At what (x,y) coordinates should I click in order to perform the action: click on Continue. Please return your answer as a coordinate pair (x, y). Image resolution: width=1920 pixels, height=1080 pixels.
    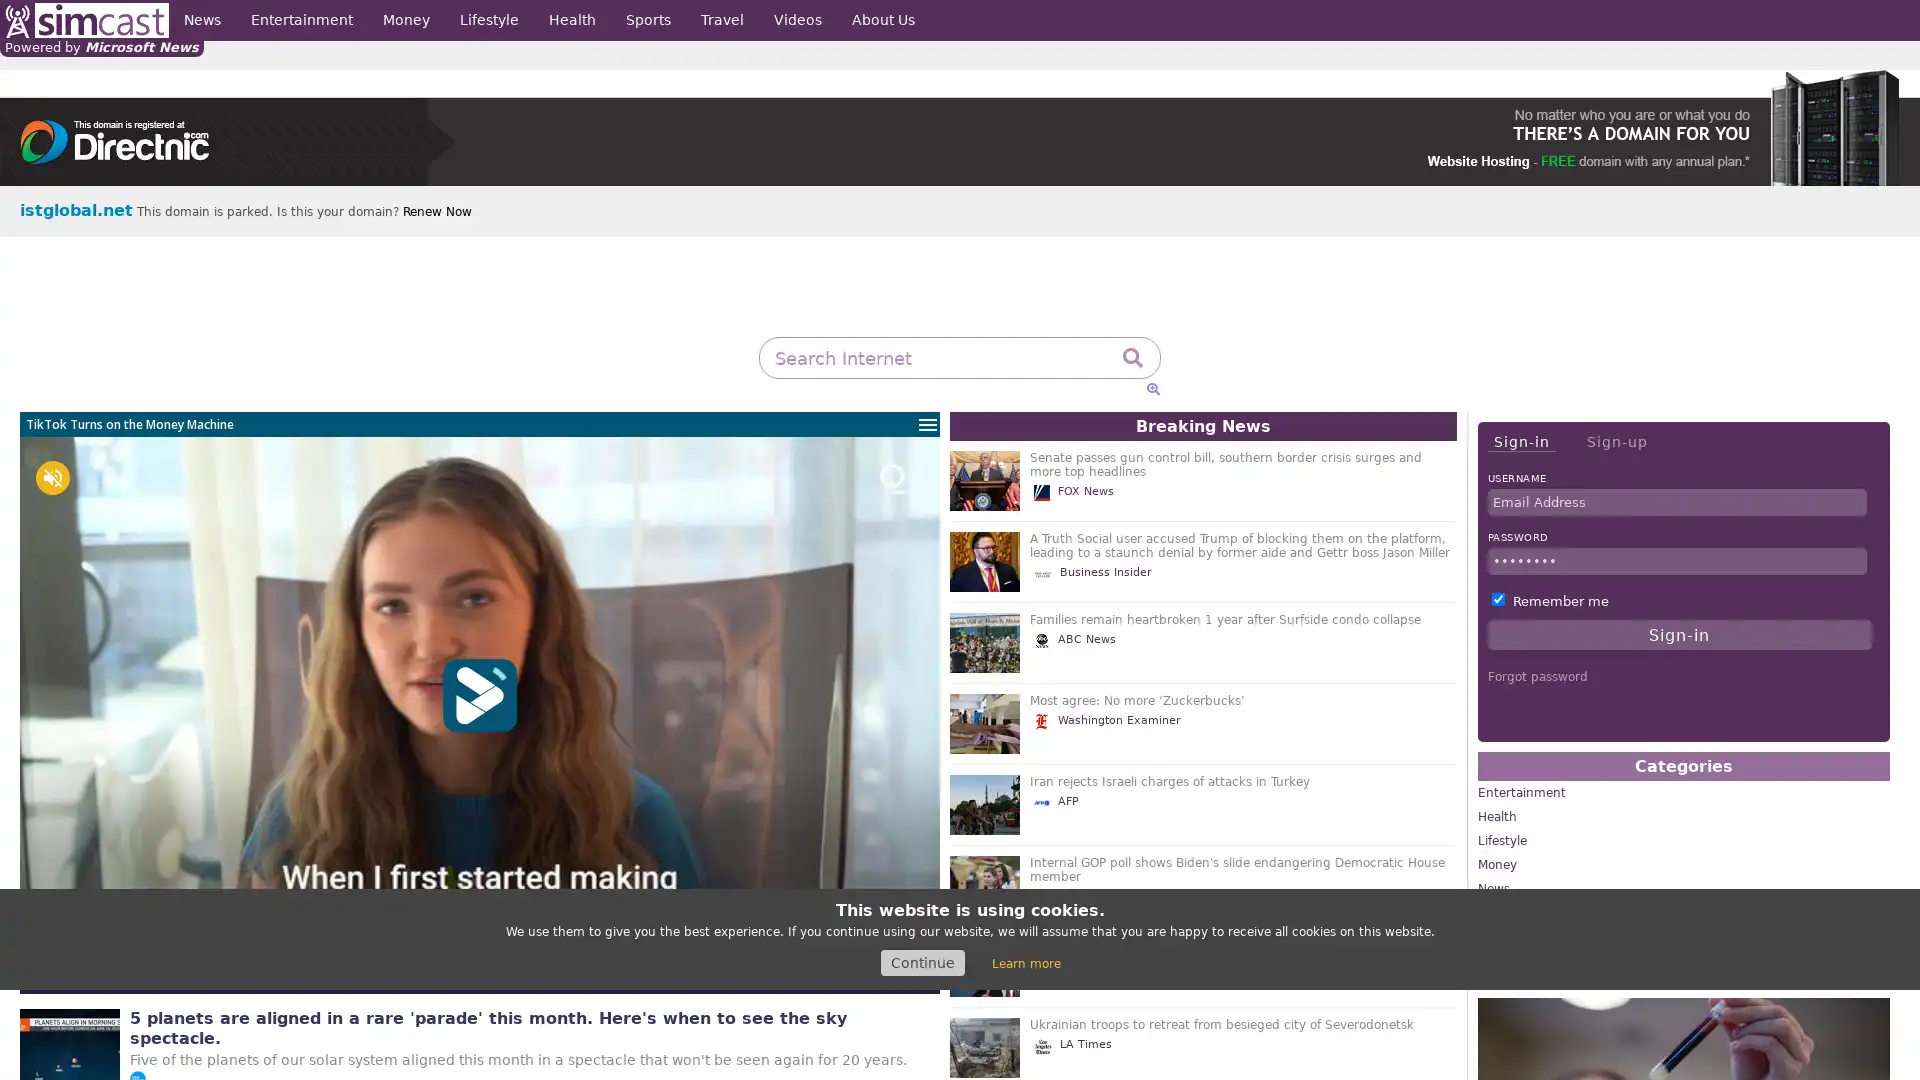
    Looking at the image, I should click on (921, 962).